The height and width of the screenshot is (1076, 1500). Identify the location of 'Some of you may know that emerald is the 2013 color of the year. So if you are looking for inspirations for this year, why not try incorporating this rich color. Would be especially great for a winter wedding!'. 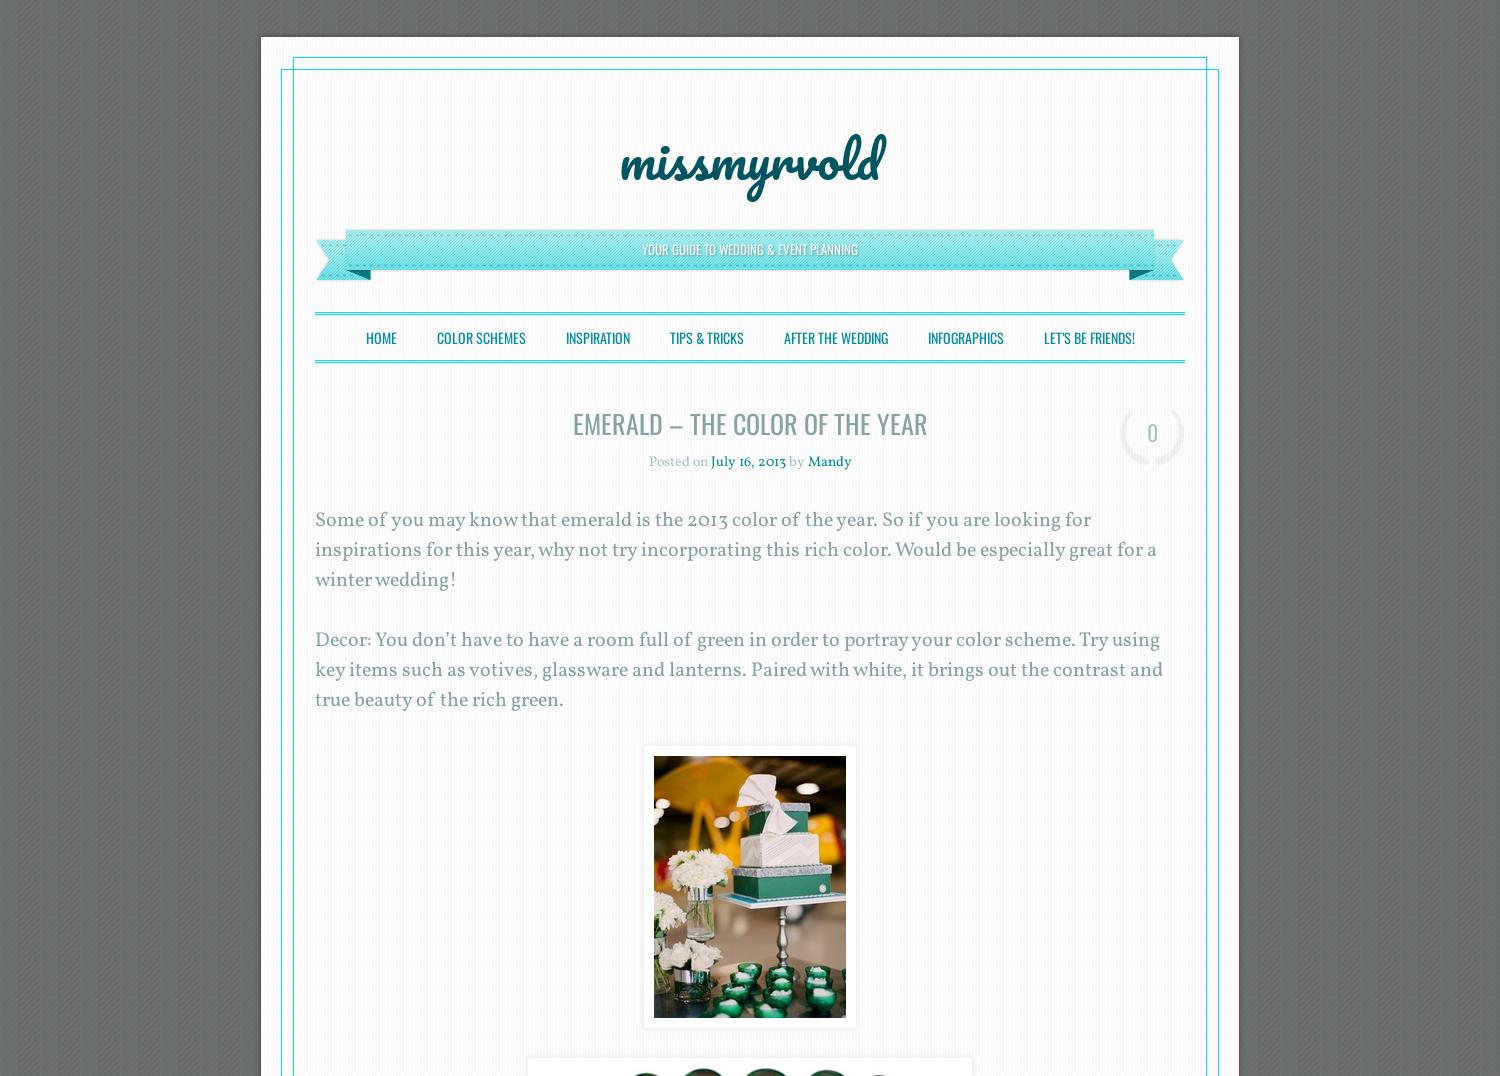
(735, 550).